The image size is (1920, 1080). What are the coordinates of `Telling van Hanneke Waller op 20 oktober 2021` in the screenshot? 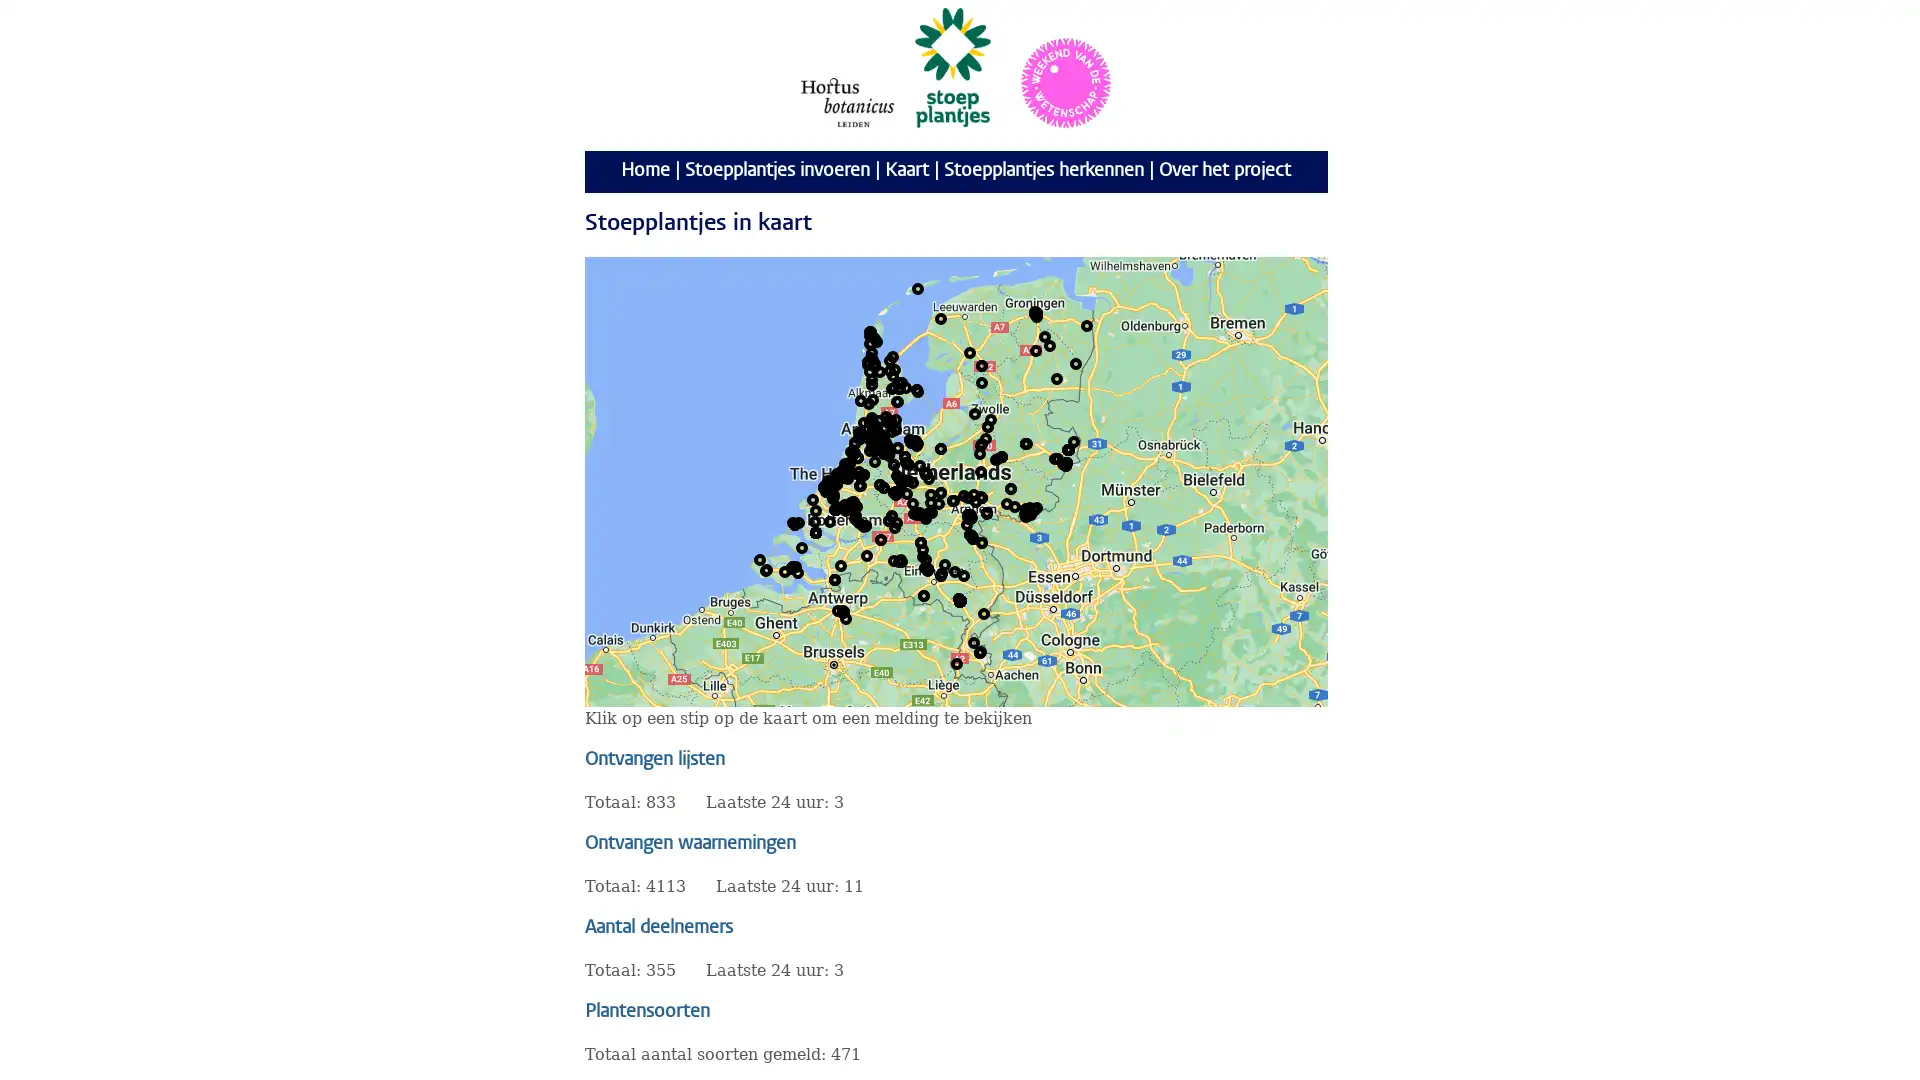 It's located at (906, 462).